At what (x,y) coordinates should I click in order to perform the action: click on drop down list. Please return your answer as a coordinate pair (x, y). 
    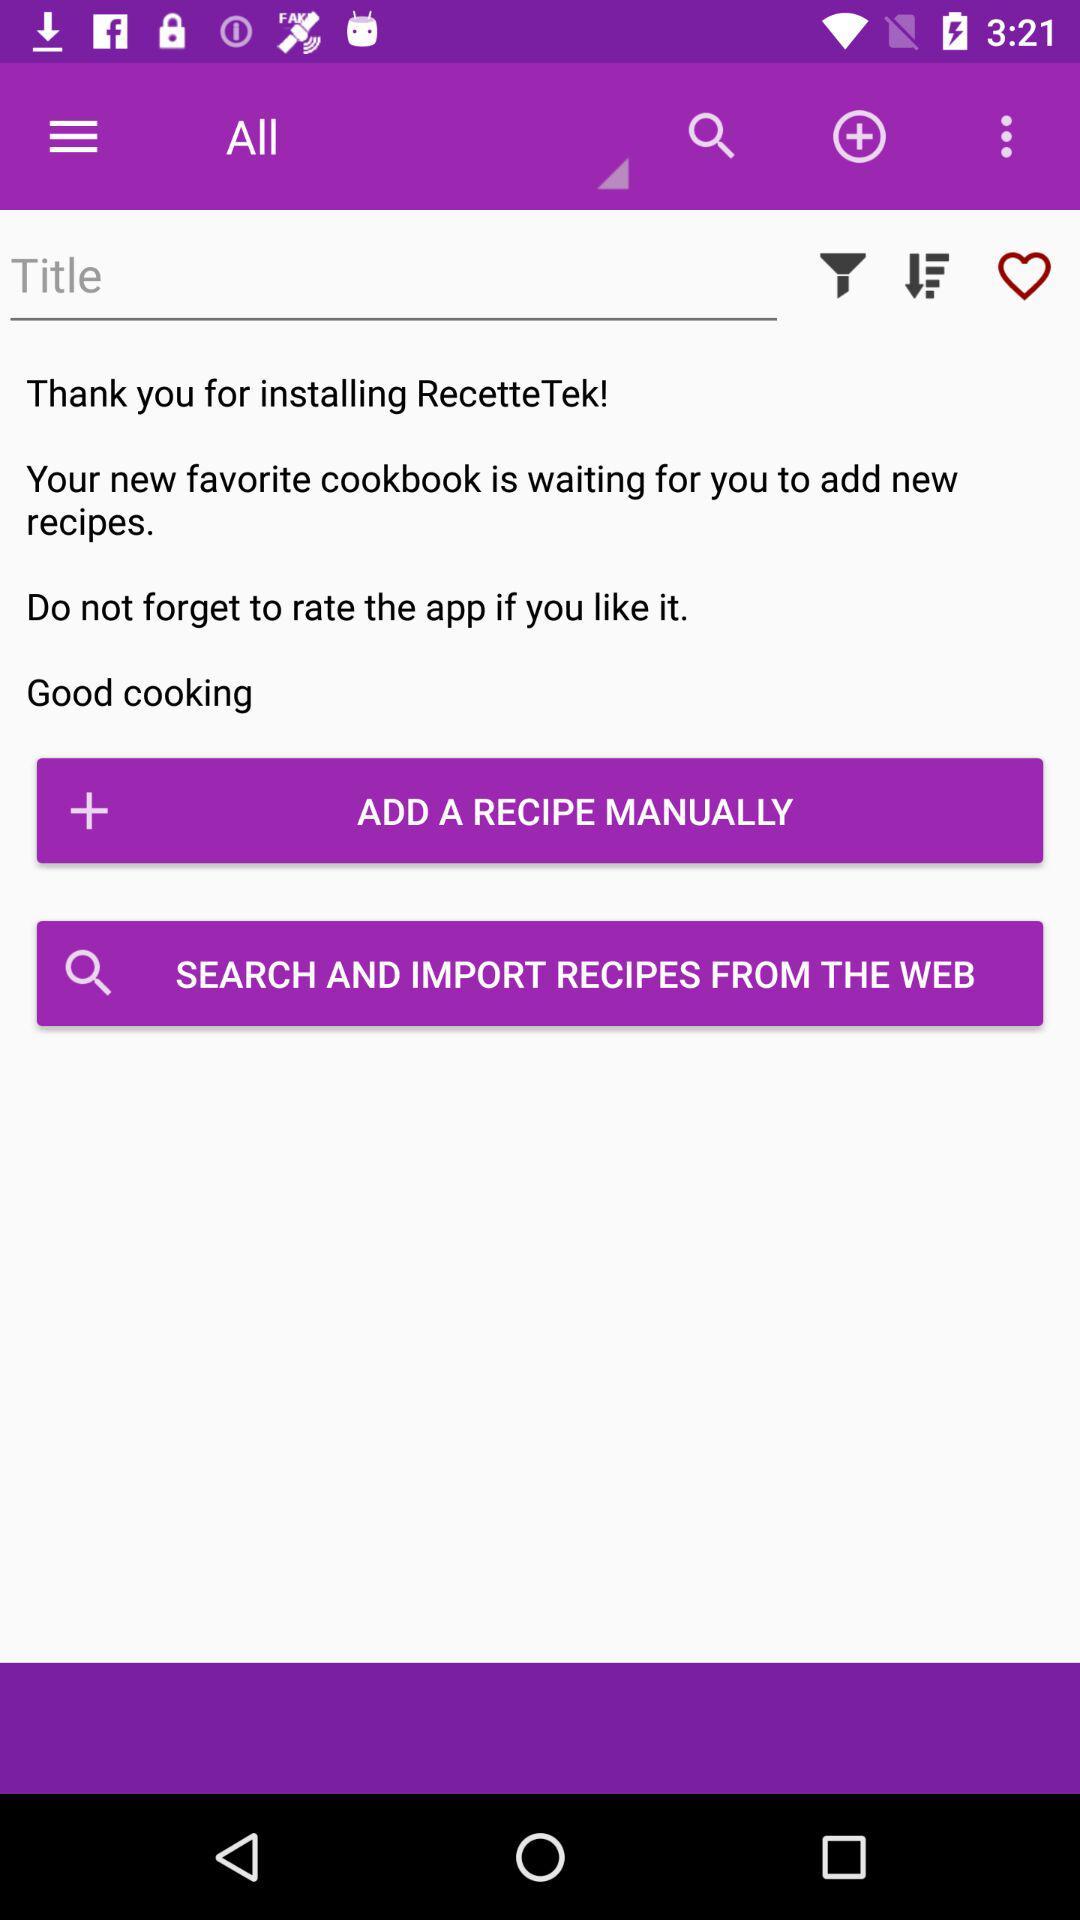
    Looking at the image, I should click on (926, 274).